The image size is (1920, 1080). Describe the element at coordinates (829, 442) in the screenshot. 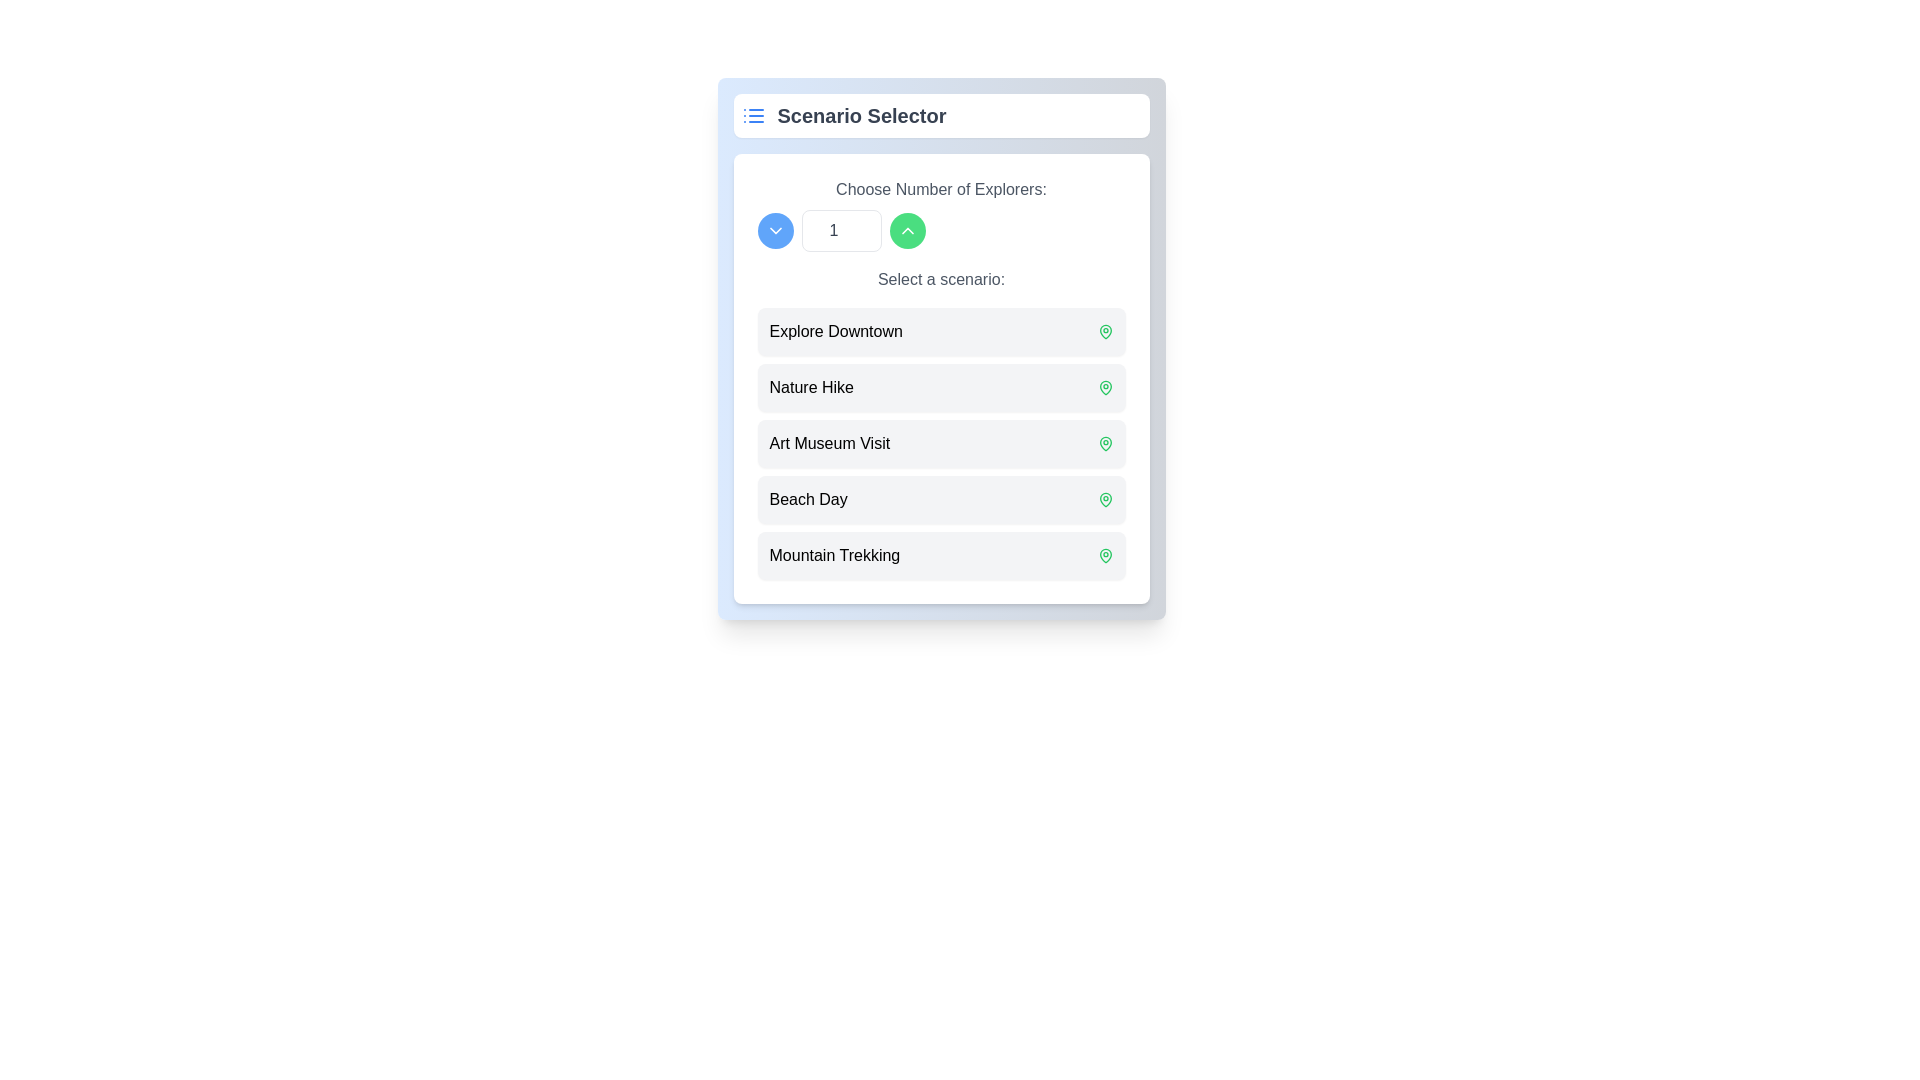

I see `the 'Art Museum Visit' text label in the scenario selector list` at that location.